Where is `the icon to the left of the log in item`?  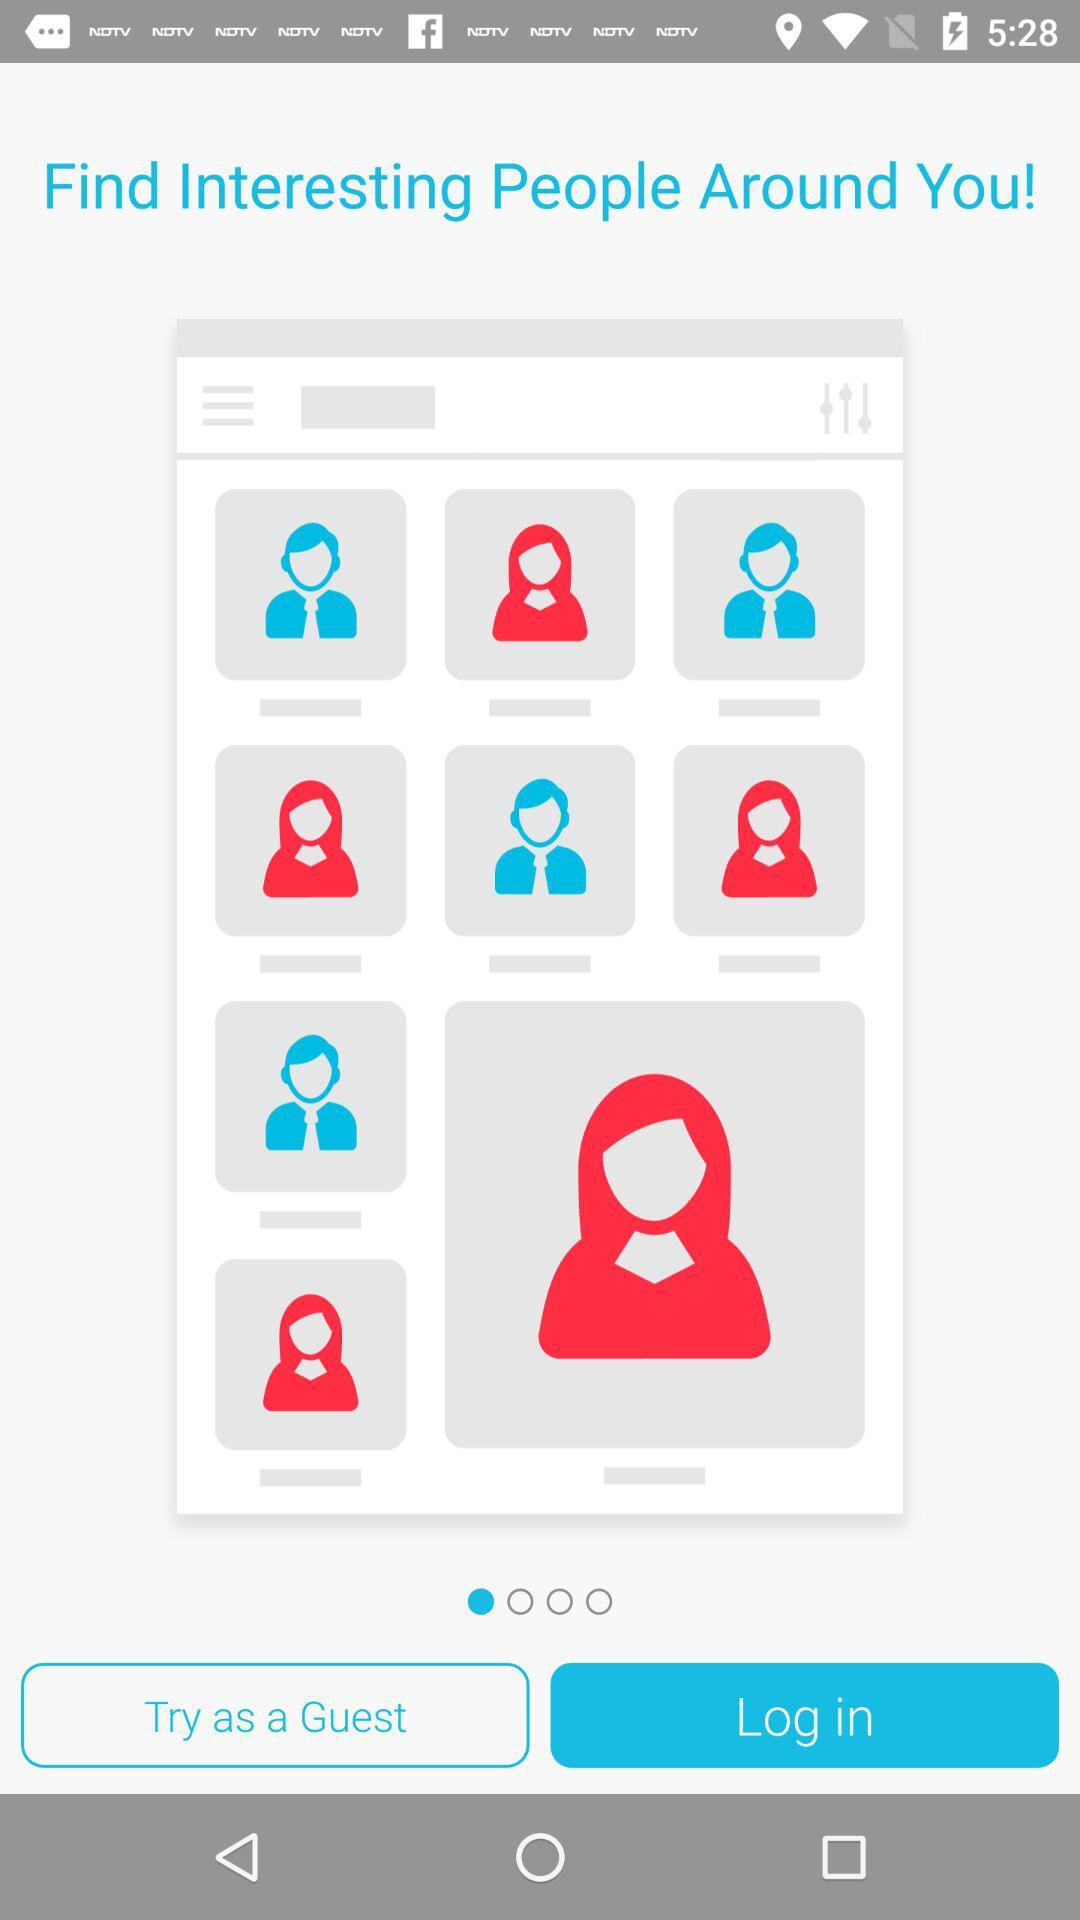
the icon to the left of the log in item is located at coordinates (275, 1714).